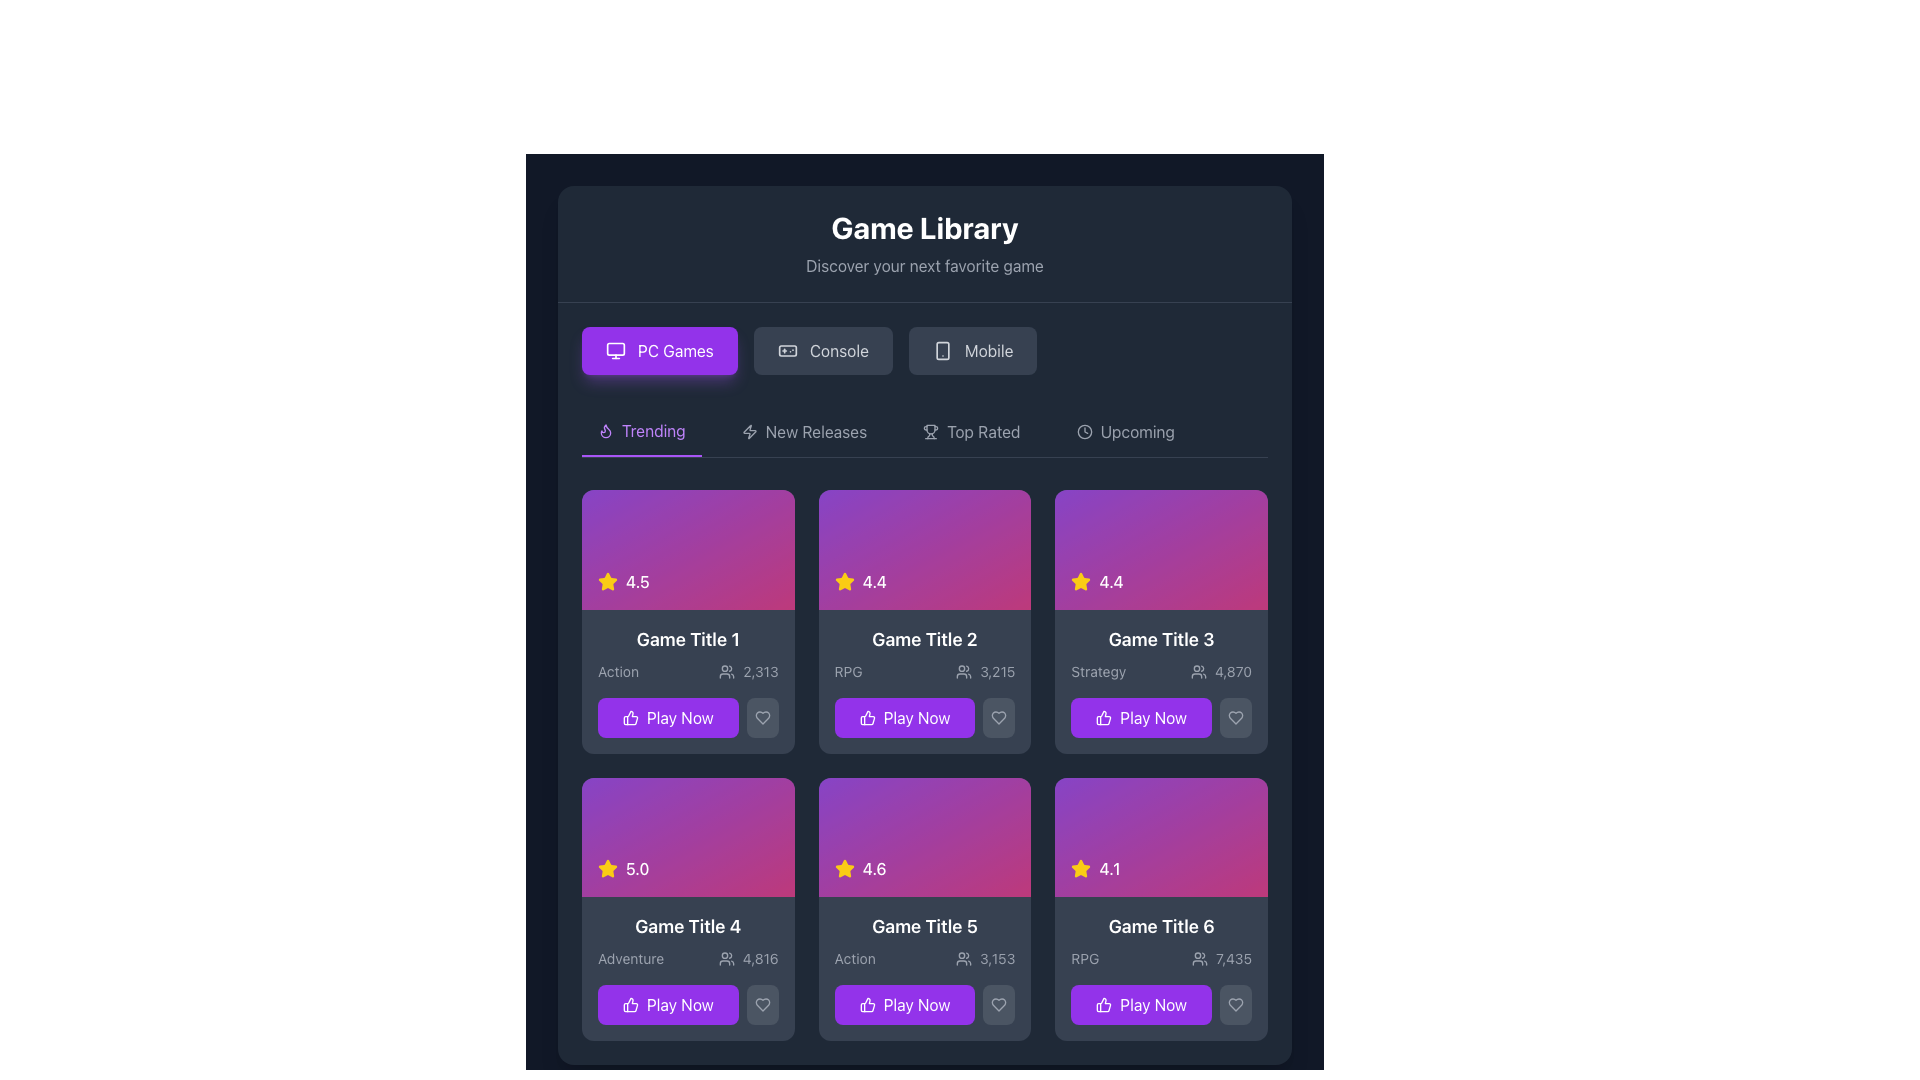 Image resolution: width=1920 pixels, height=1080 pixels. I want to click on the 'Top Rated' button in the navigation bar, so click(971, 431).